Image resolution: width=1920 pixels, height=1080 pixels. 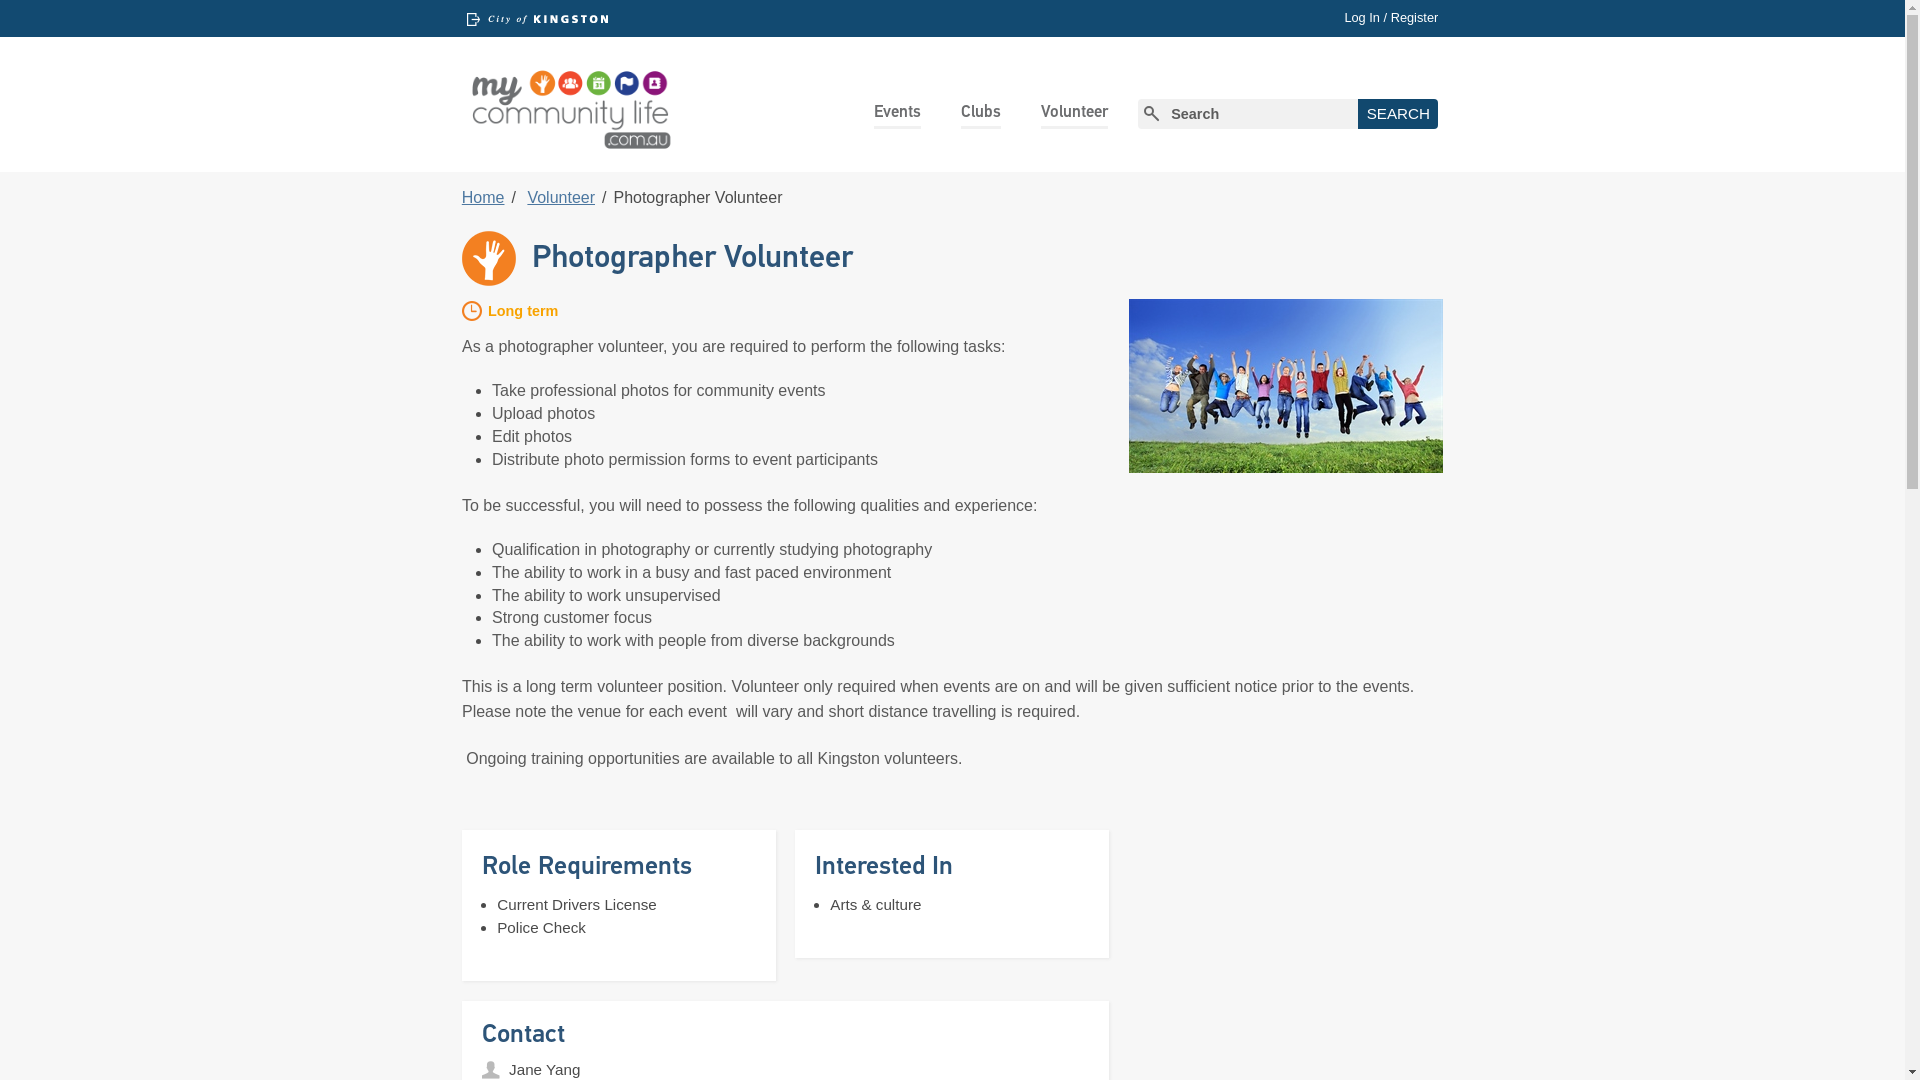 I want to click on 'Events', so click(x=896, y=111).